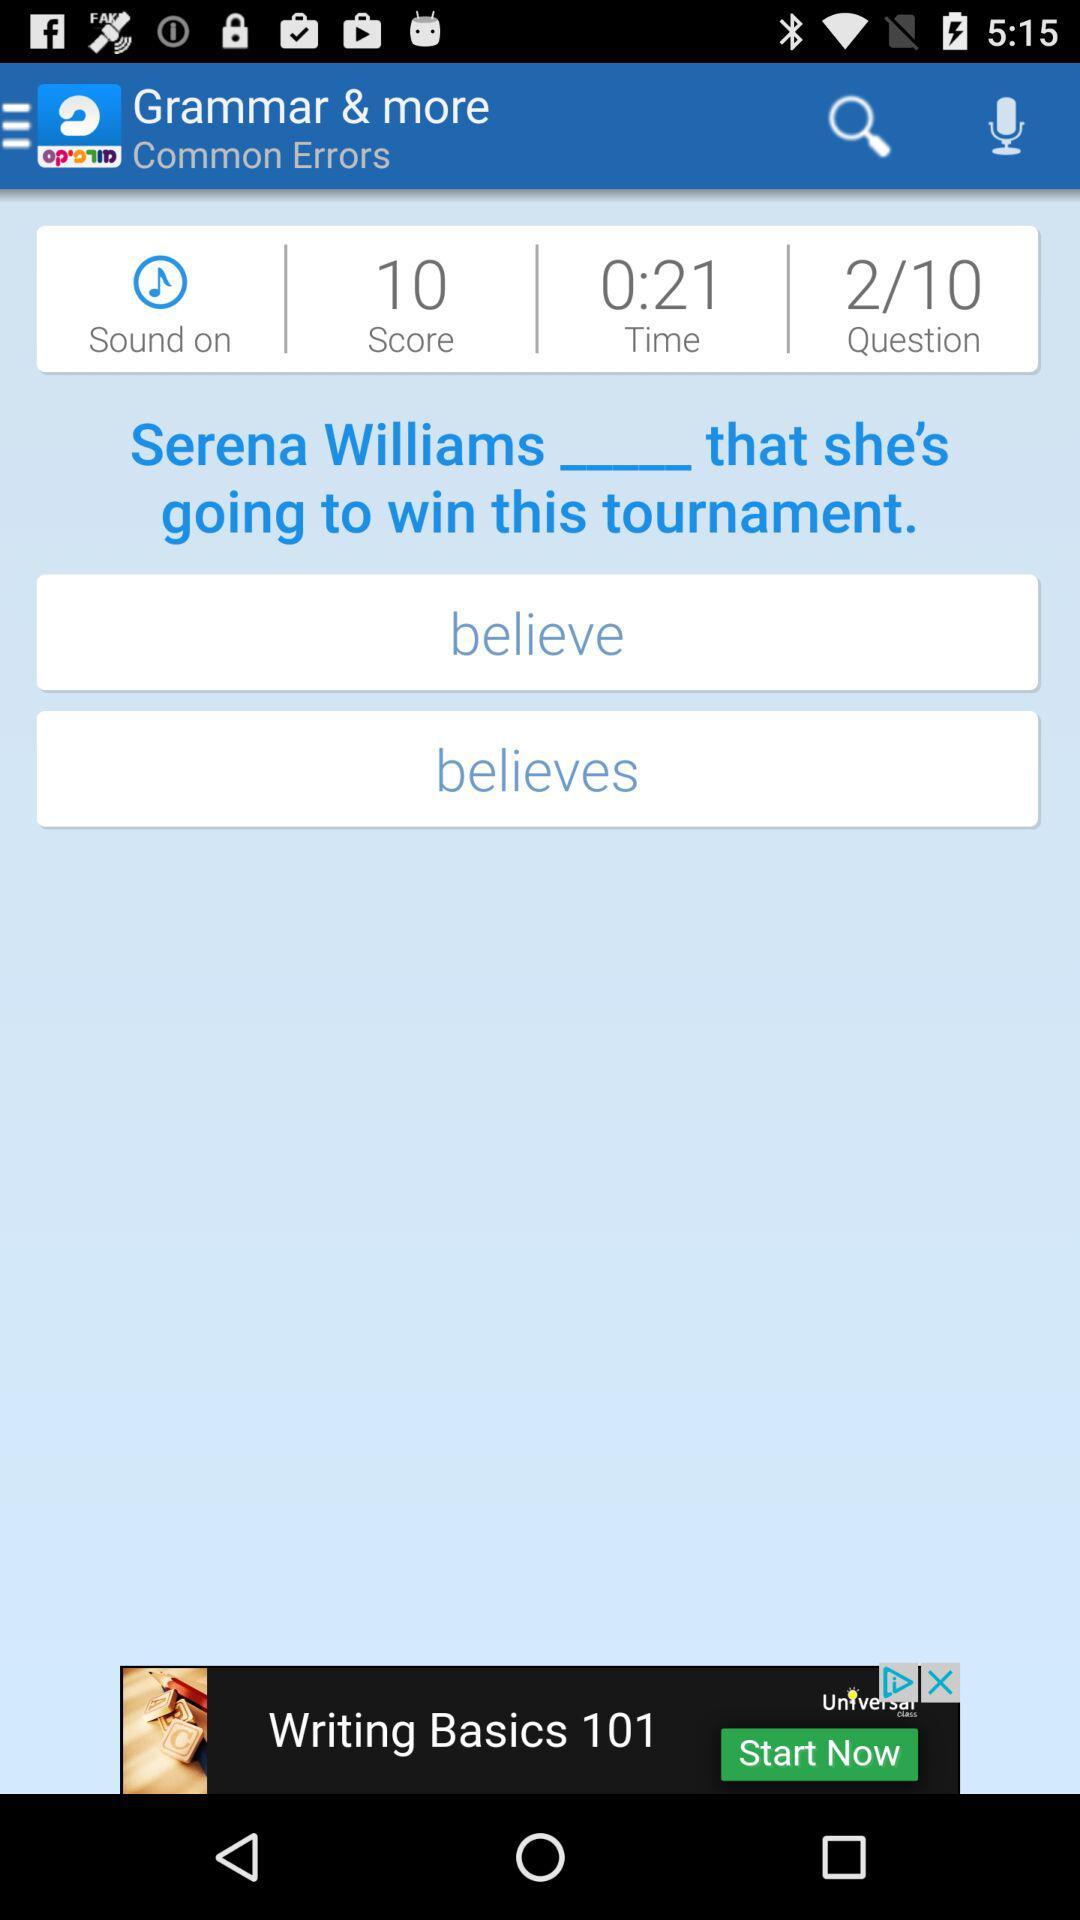  What do you see at coordinates (159, 297) in the screenshot?
I see `the first icon which is below the common errors` at bounding box center [159, 297].